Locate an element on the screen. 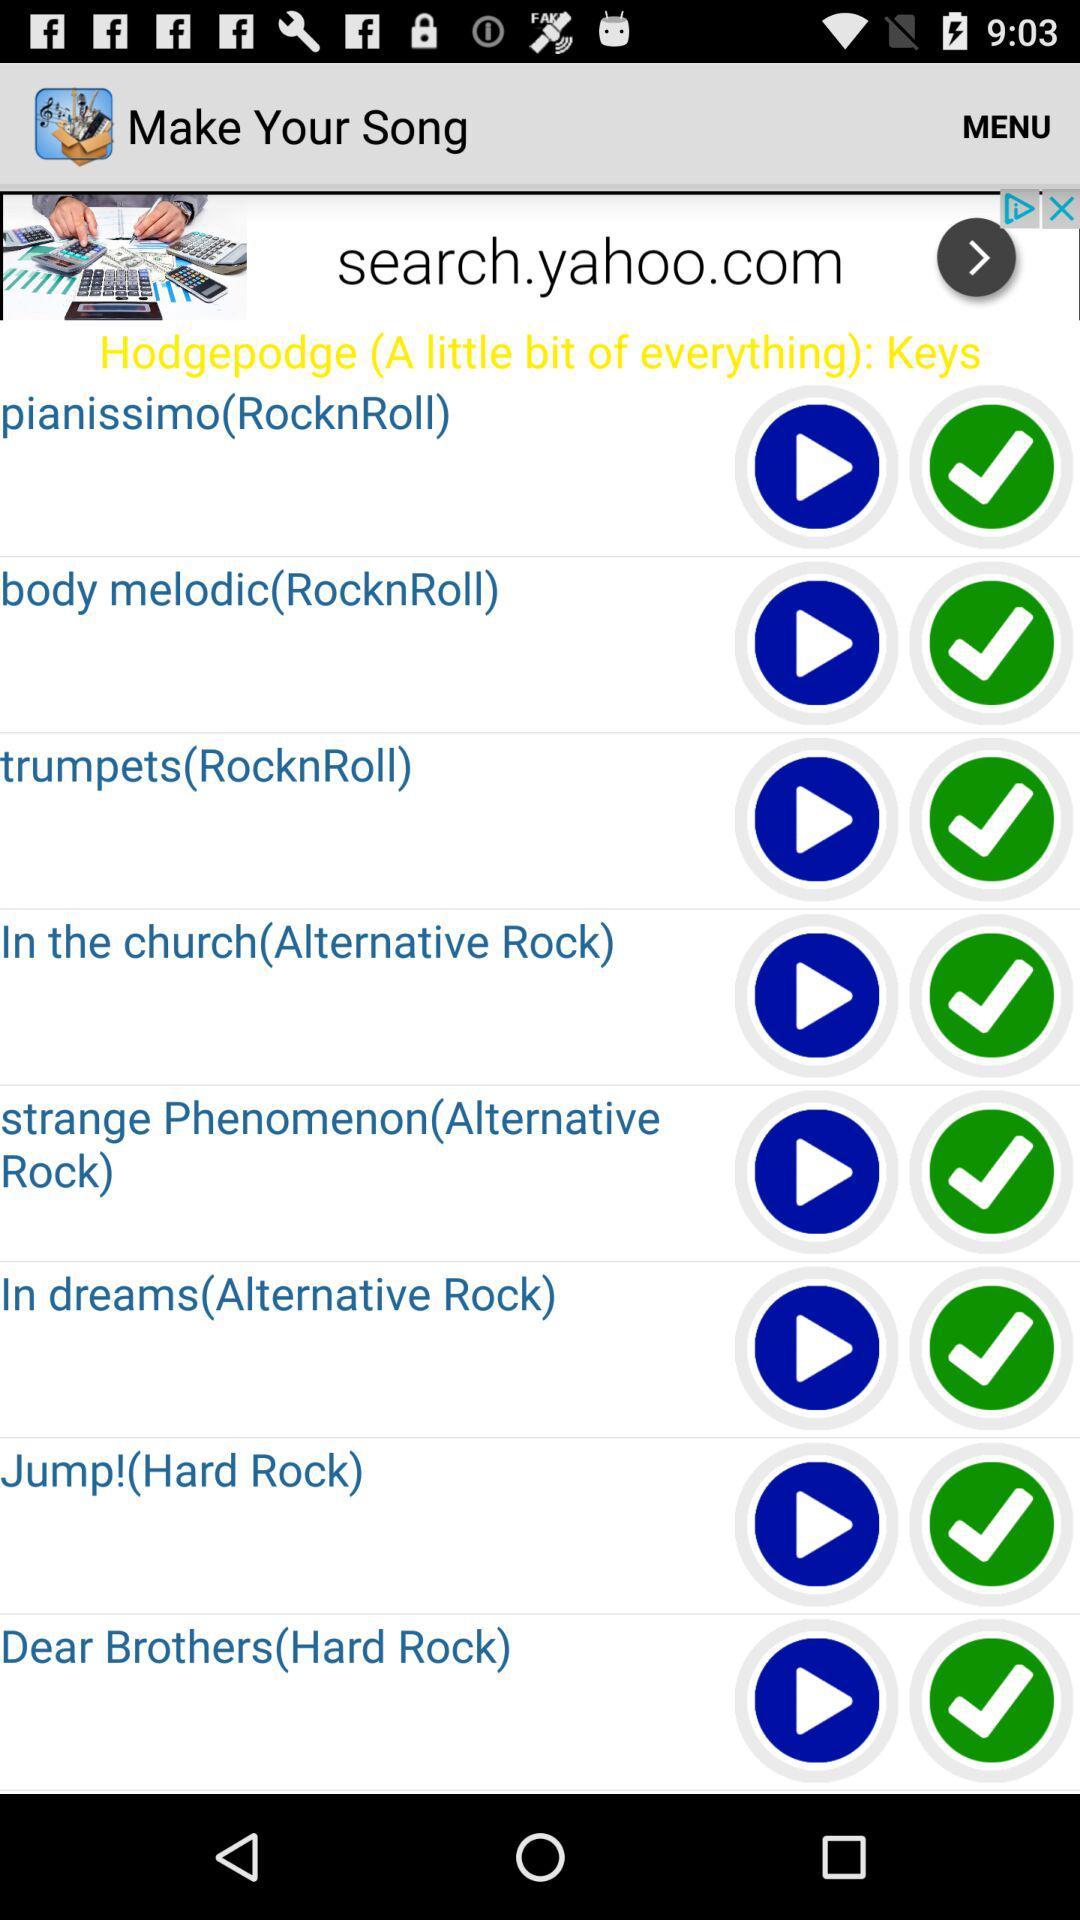 This screenshot has height=1920, width=1080. page is located at coordinates (817, 644).